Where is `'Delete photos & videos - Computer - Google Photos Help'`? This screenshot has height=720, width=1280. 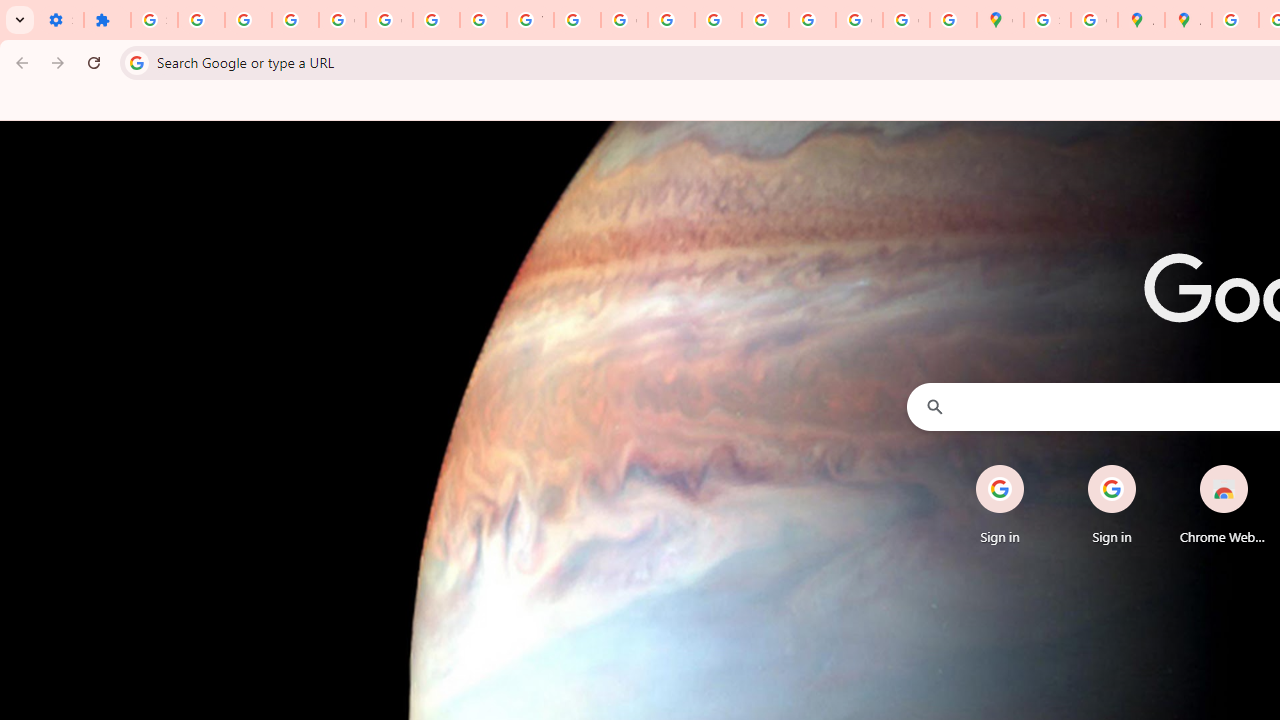 'Delete photos & videos - Computer - Google Photos Help' is located at coordinates (201, 20).